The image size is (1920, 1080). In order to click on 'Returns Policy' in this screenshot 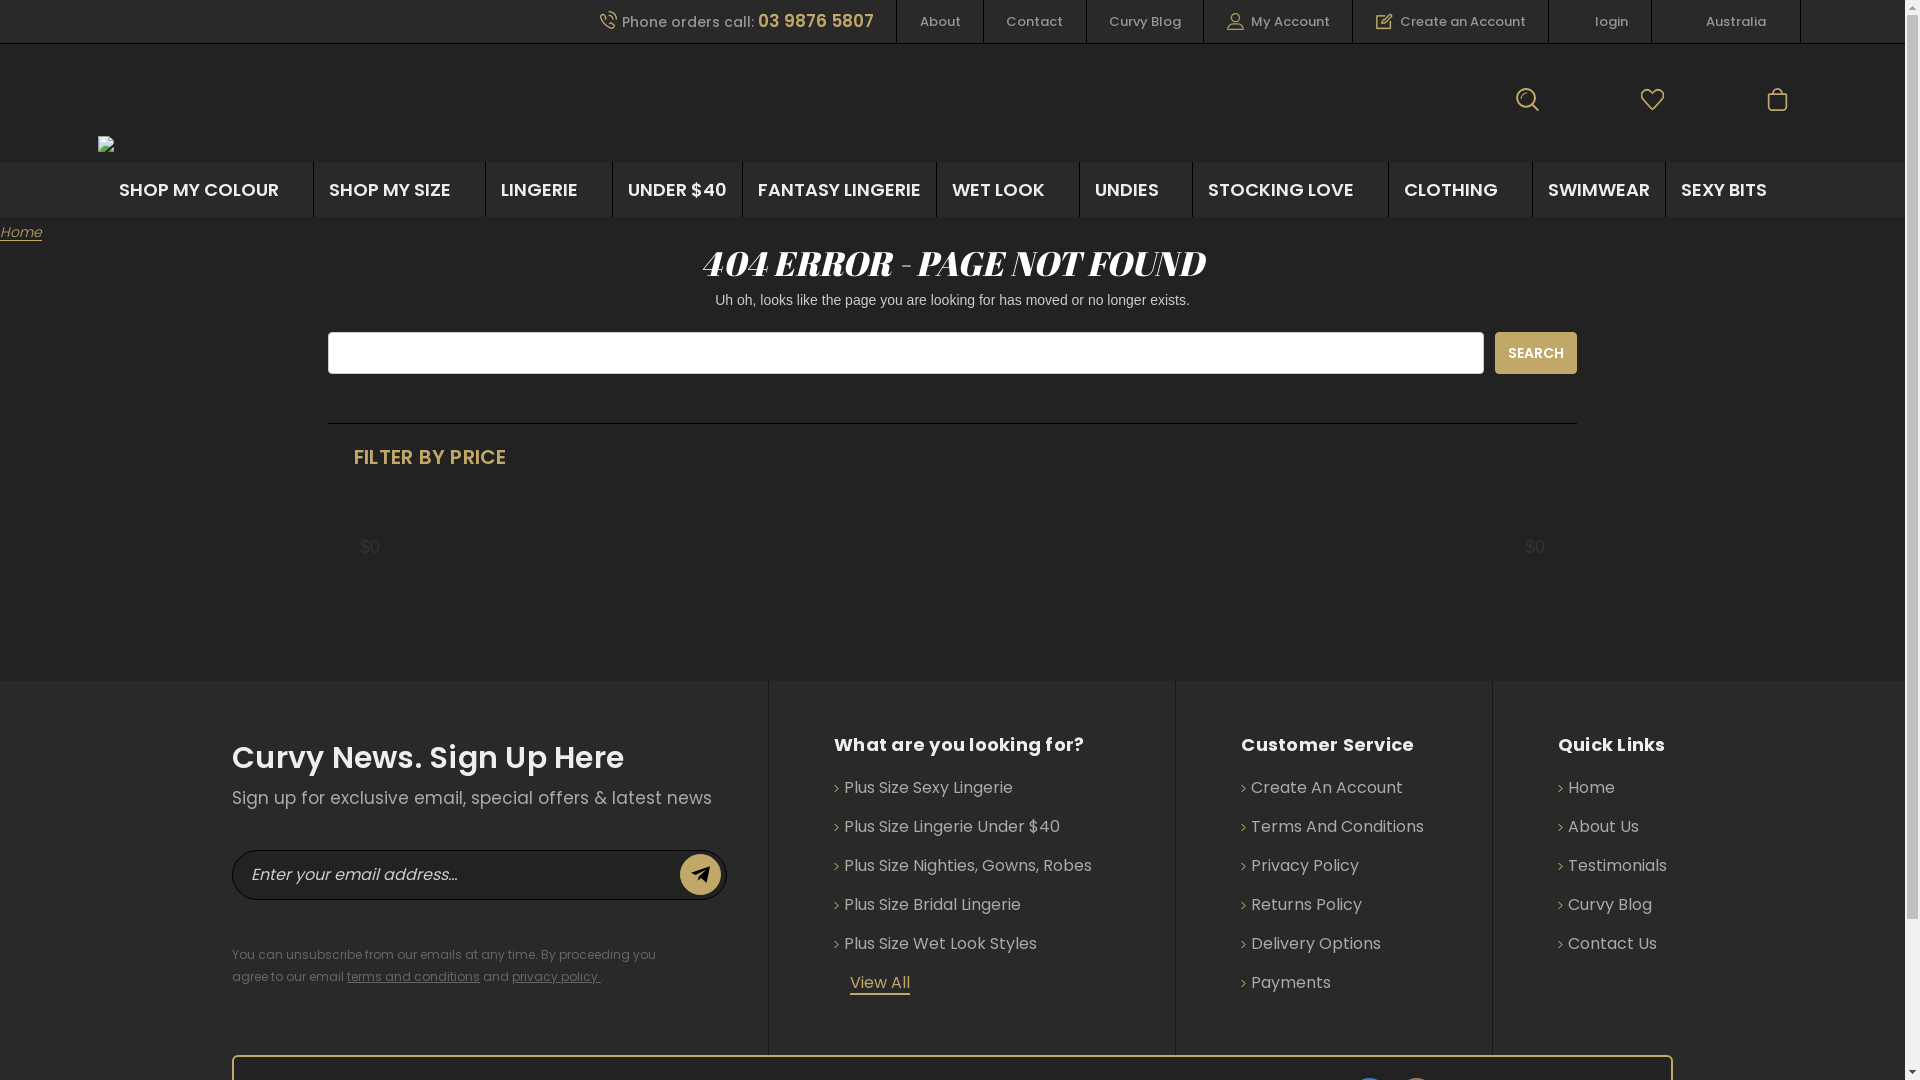, I will do `click(1240, 905)`.